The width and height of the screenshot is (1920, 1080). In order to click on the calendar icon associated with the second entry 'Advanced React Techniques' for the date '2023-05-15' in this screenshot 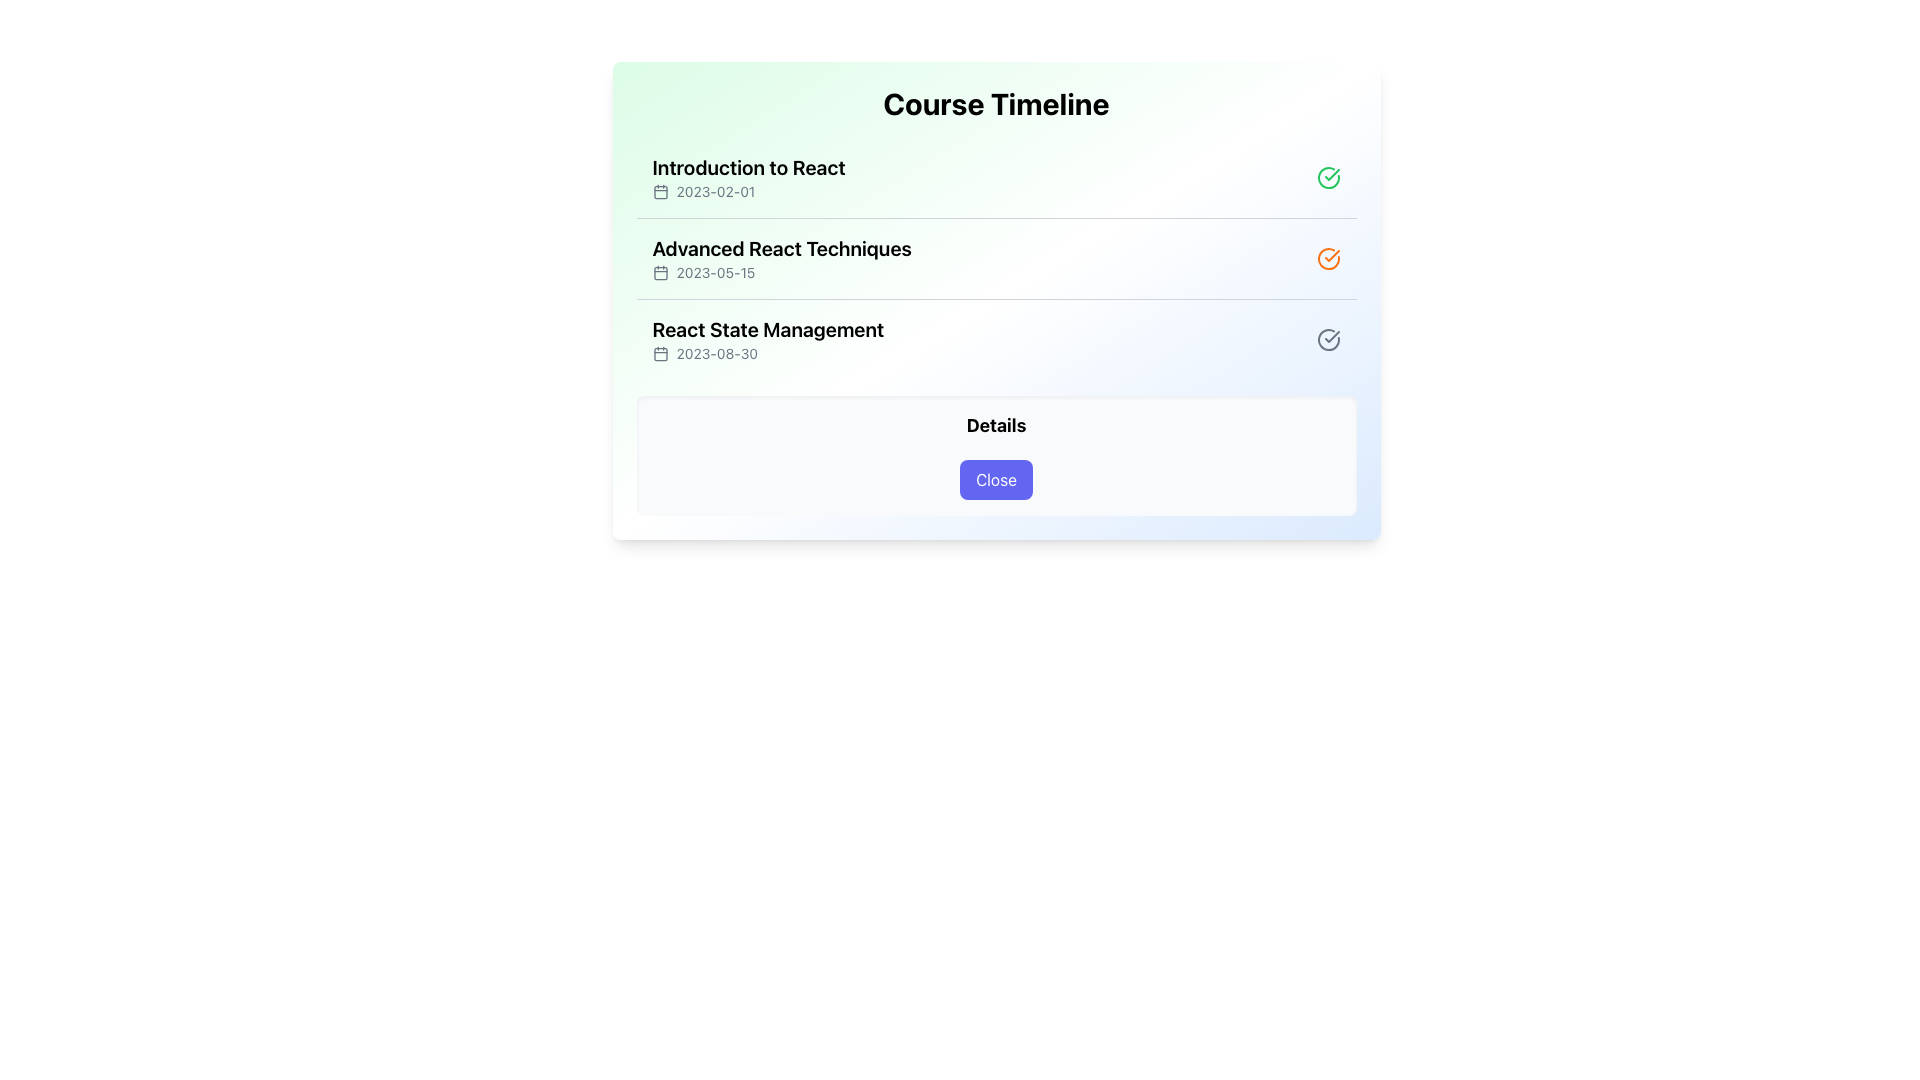, I will do `click(660, 273)`.